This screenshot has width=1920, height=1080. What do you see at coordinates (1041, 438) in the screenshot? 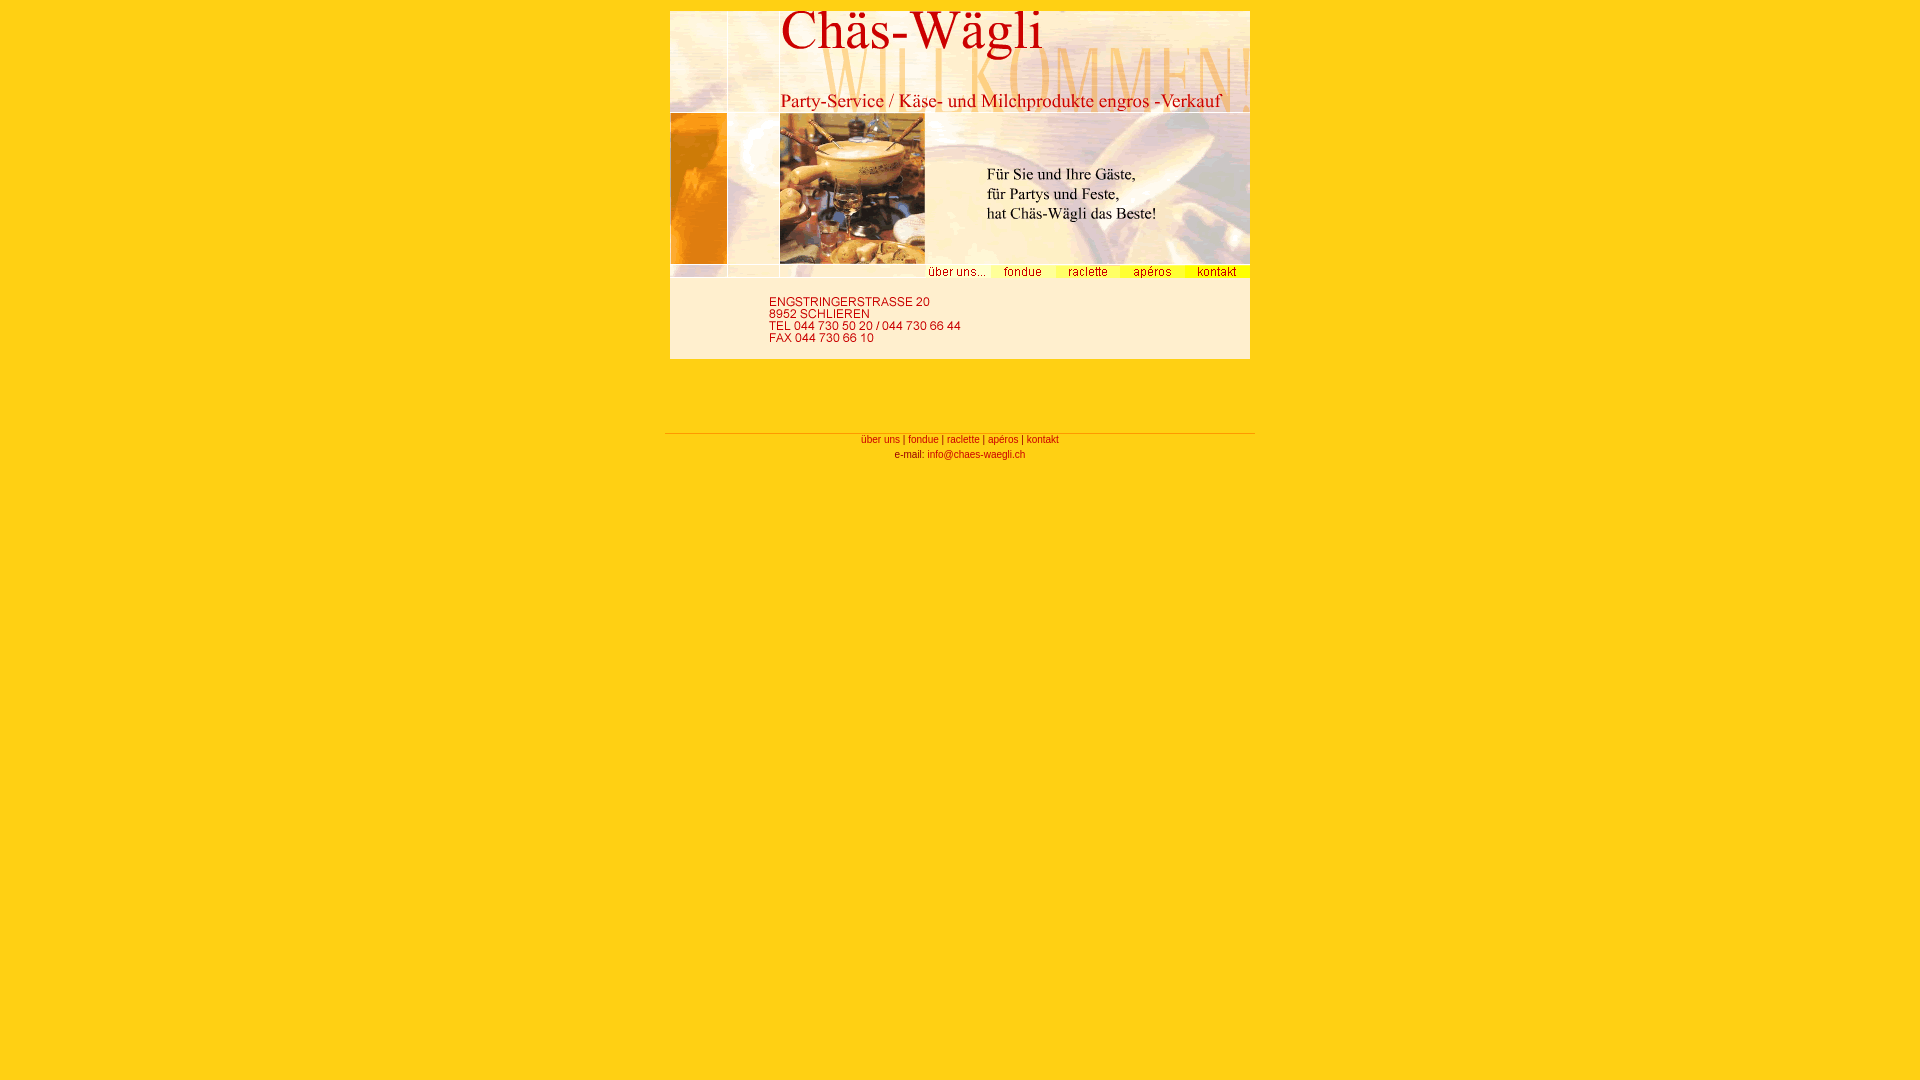
I see `'kontakt'` at bounding box center [1041, 438].